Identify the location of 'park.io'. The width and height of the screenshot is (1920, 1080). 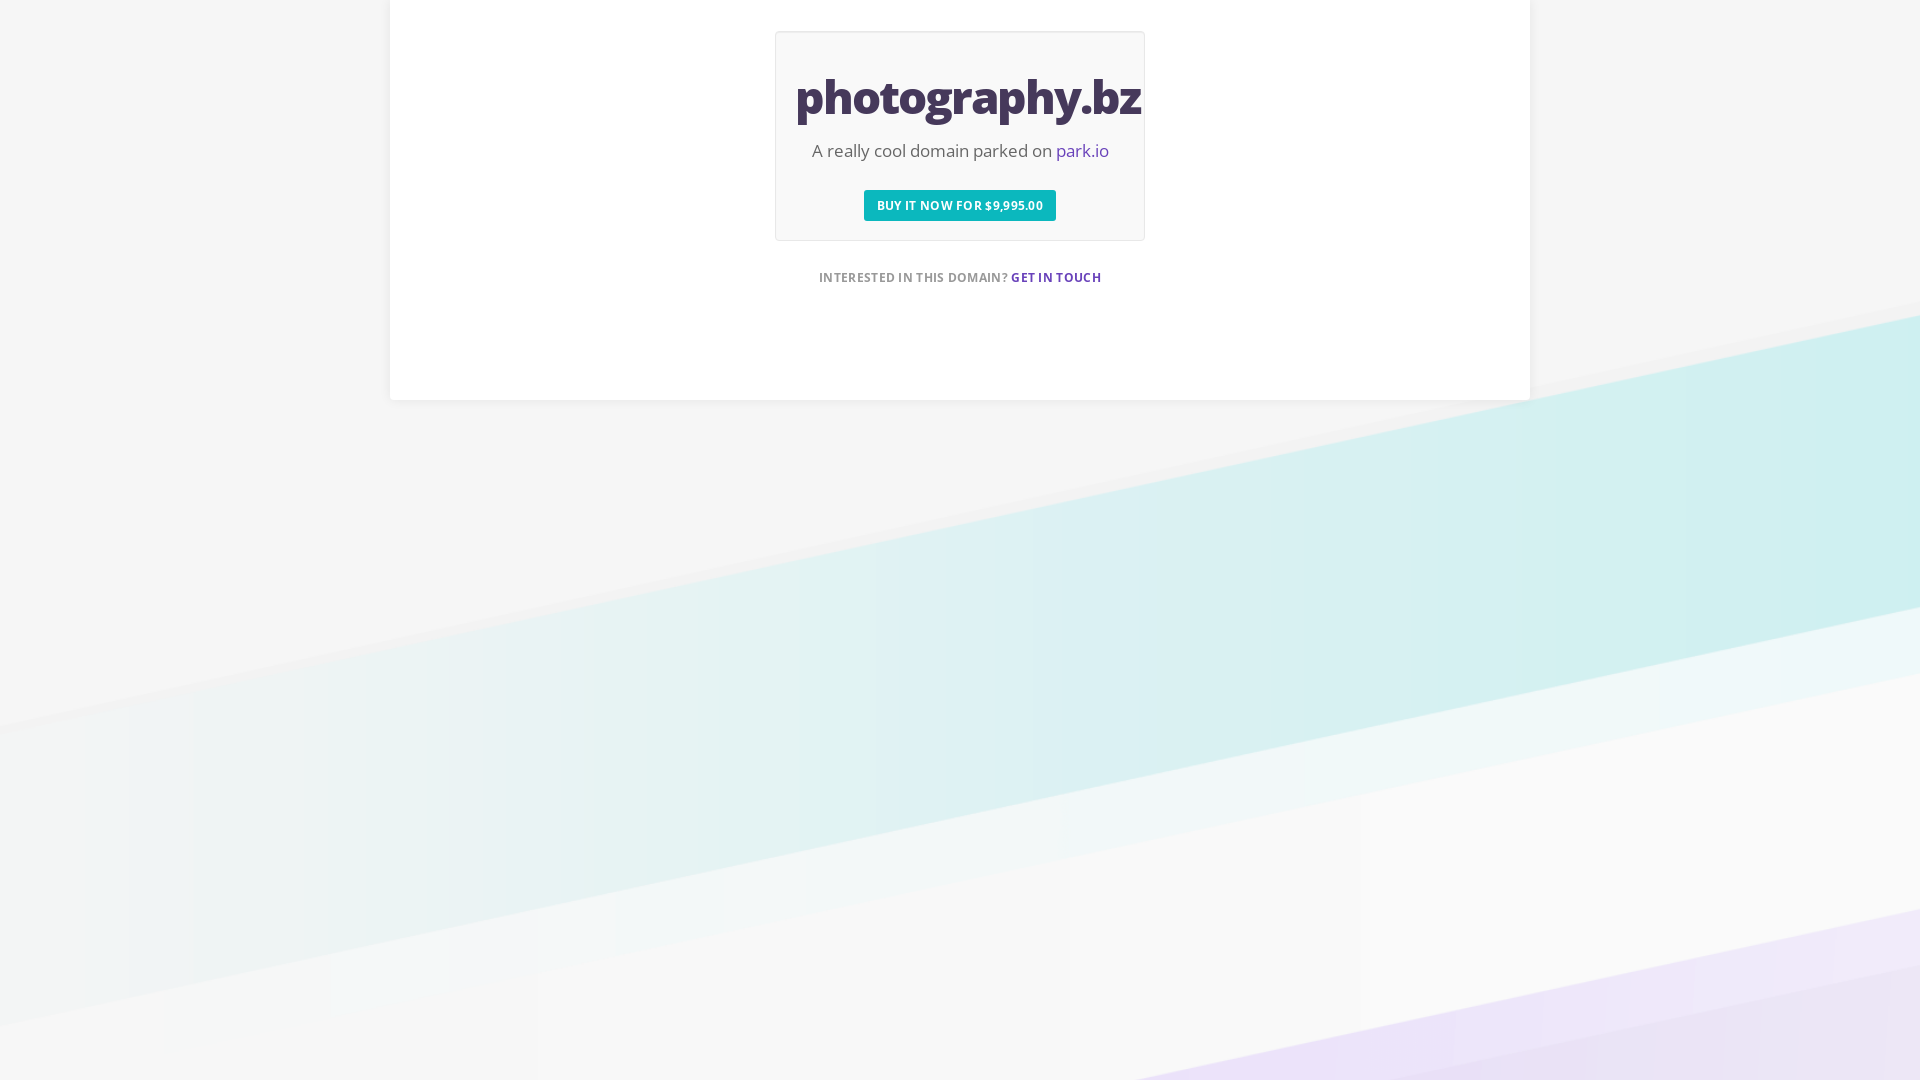
(1055, 149).